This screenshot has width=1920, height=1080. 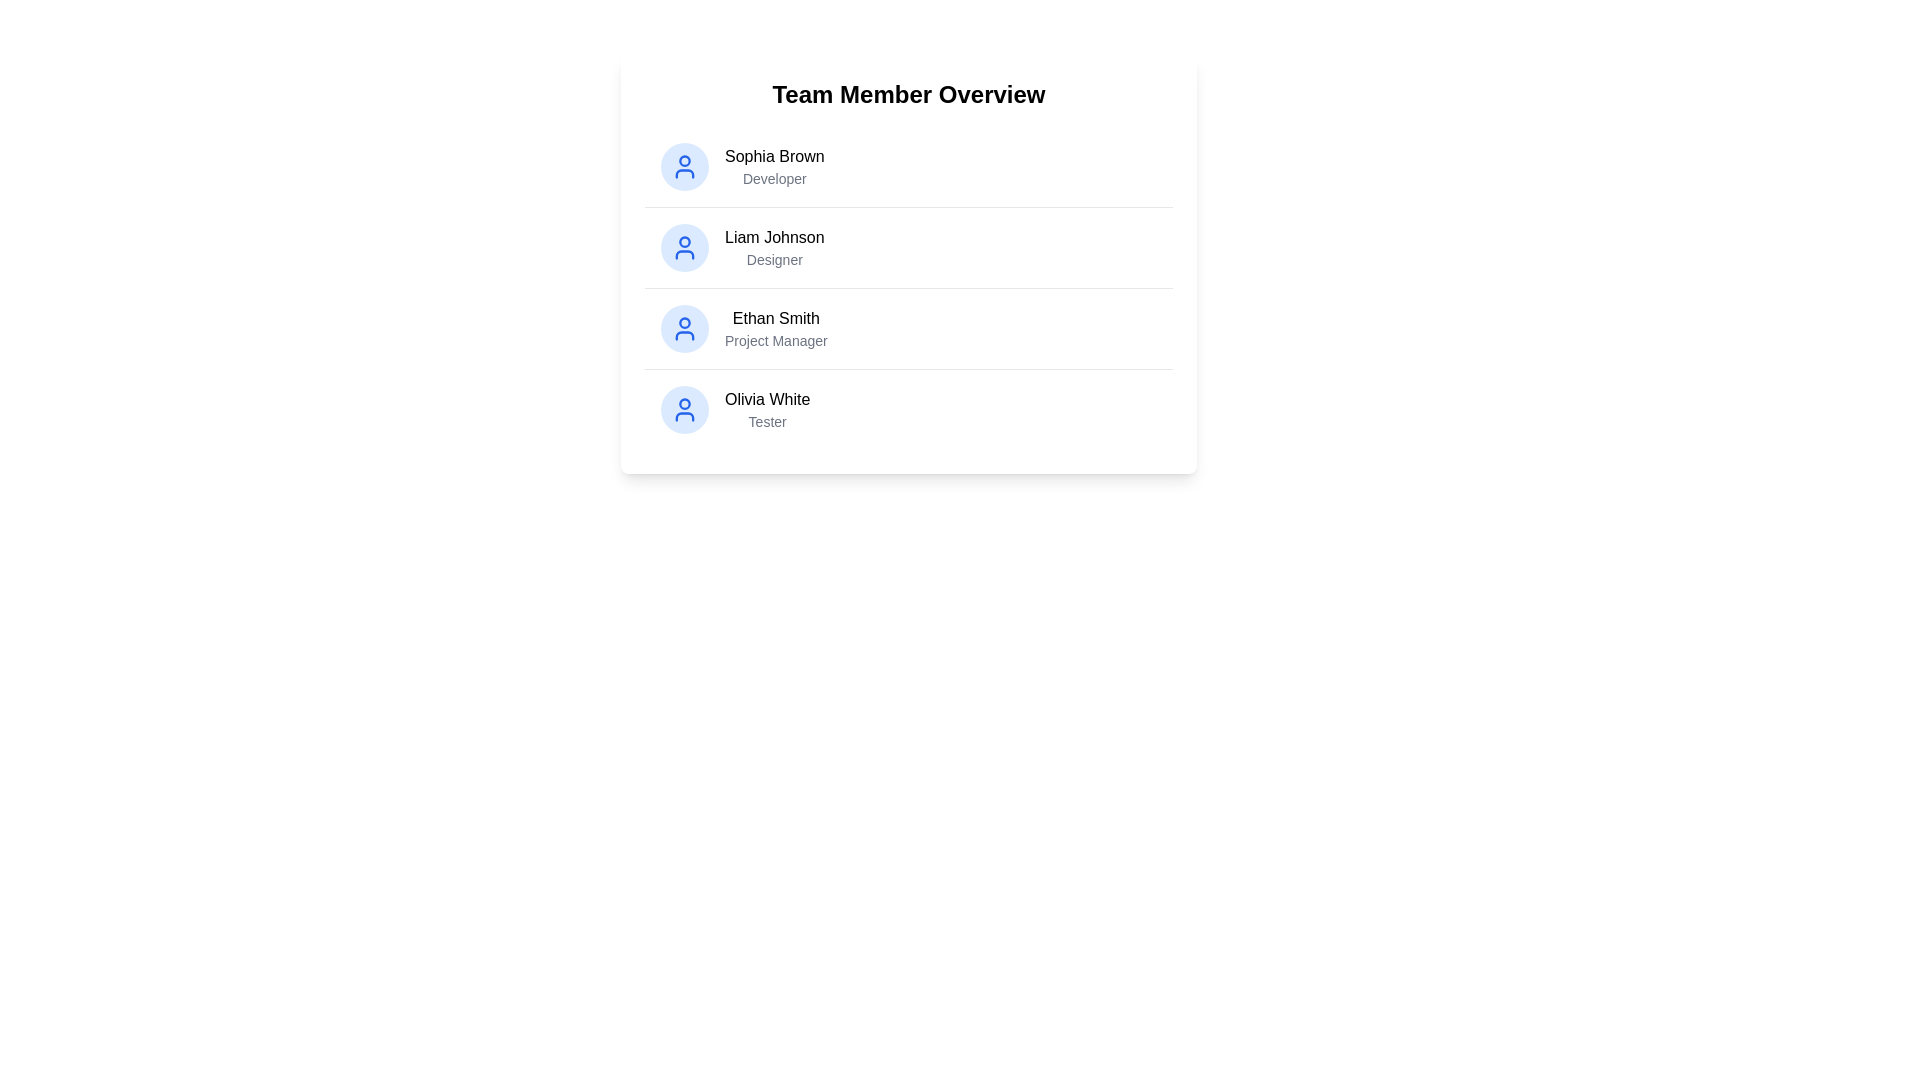 What do you see at coordinates (685, 246) in the screenshot?
I see `the outlined blue user icon representing team member 'Liam Johnson'` at bounding box center [685, 246].